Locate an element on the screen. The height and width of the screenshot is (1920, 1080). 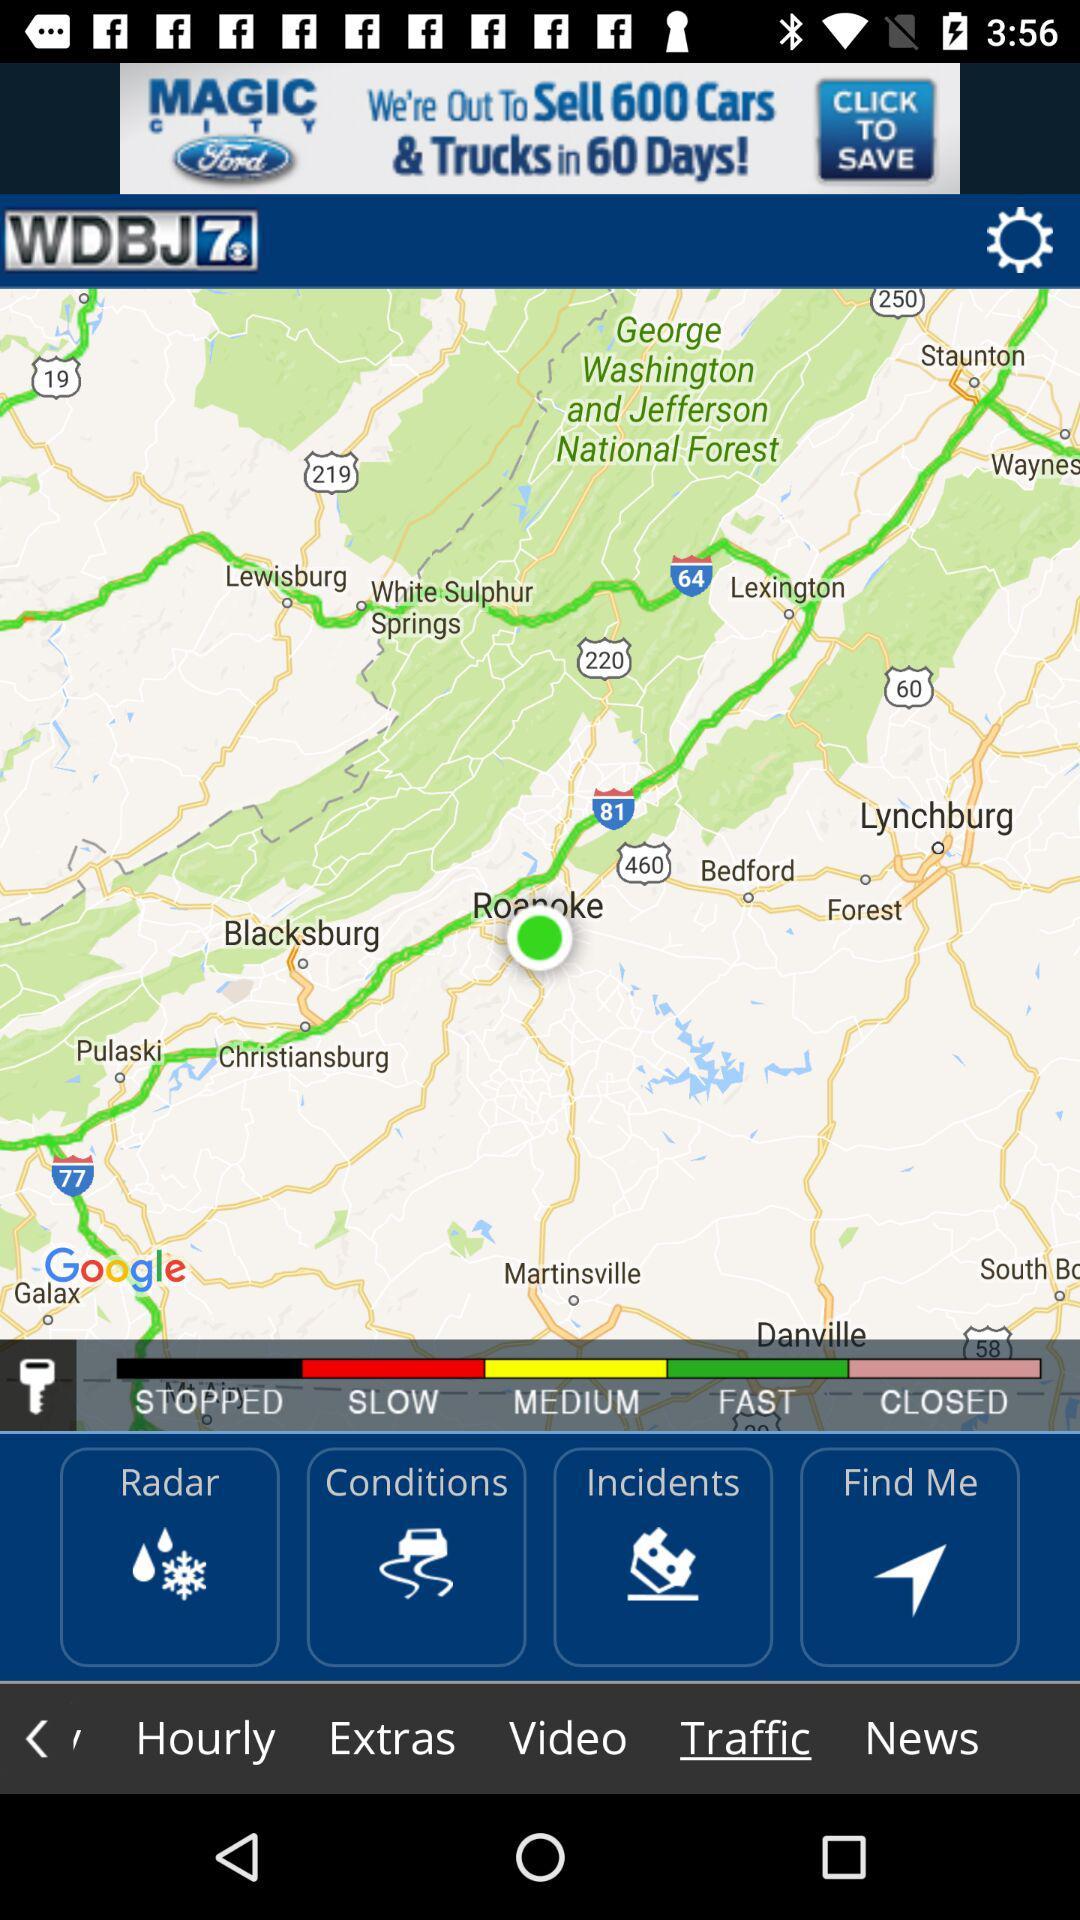
the arrow_backward icon is located at coordinates (36, 1737).